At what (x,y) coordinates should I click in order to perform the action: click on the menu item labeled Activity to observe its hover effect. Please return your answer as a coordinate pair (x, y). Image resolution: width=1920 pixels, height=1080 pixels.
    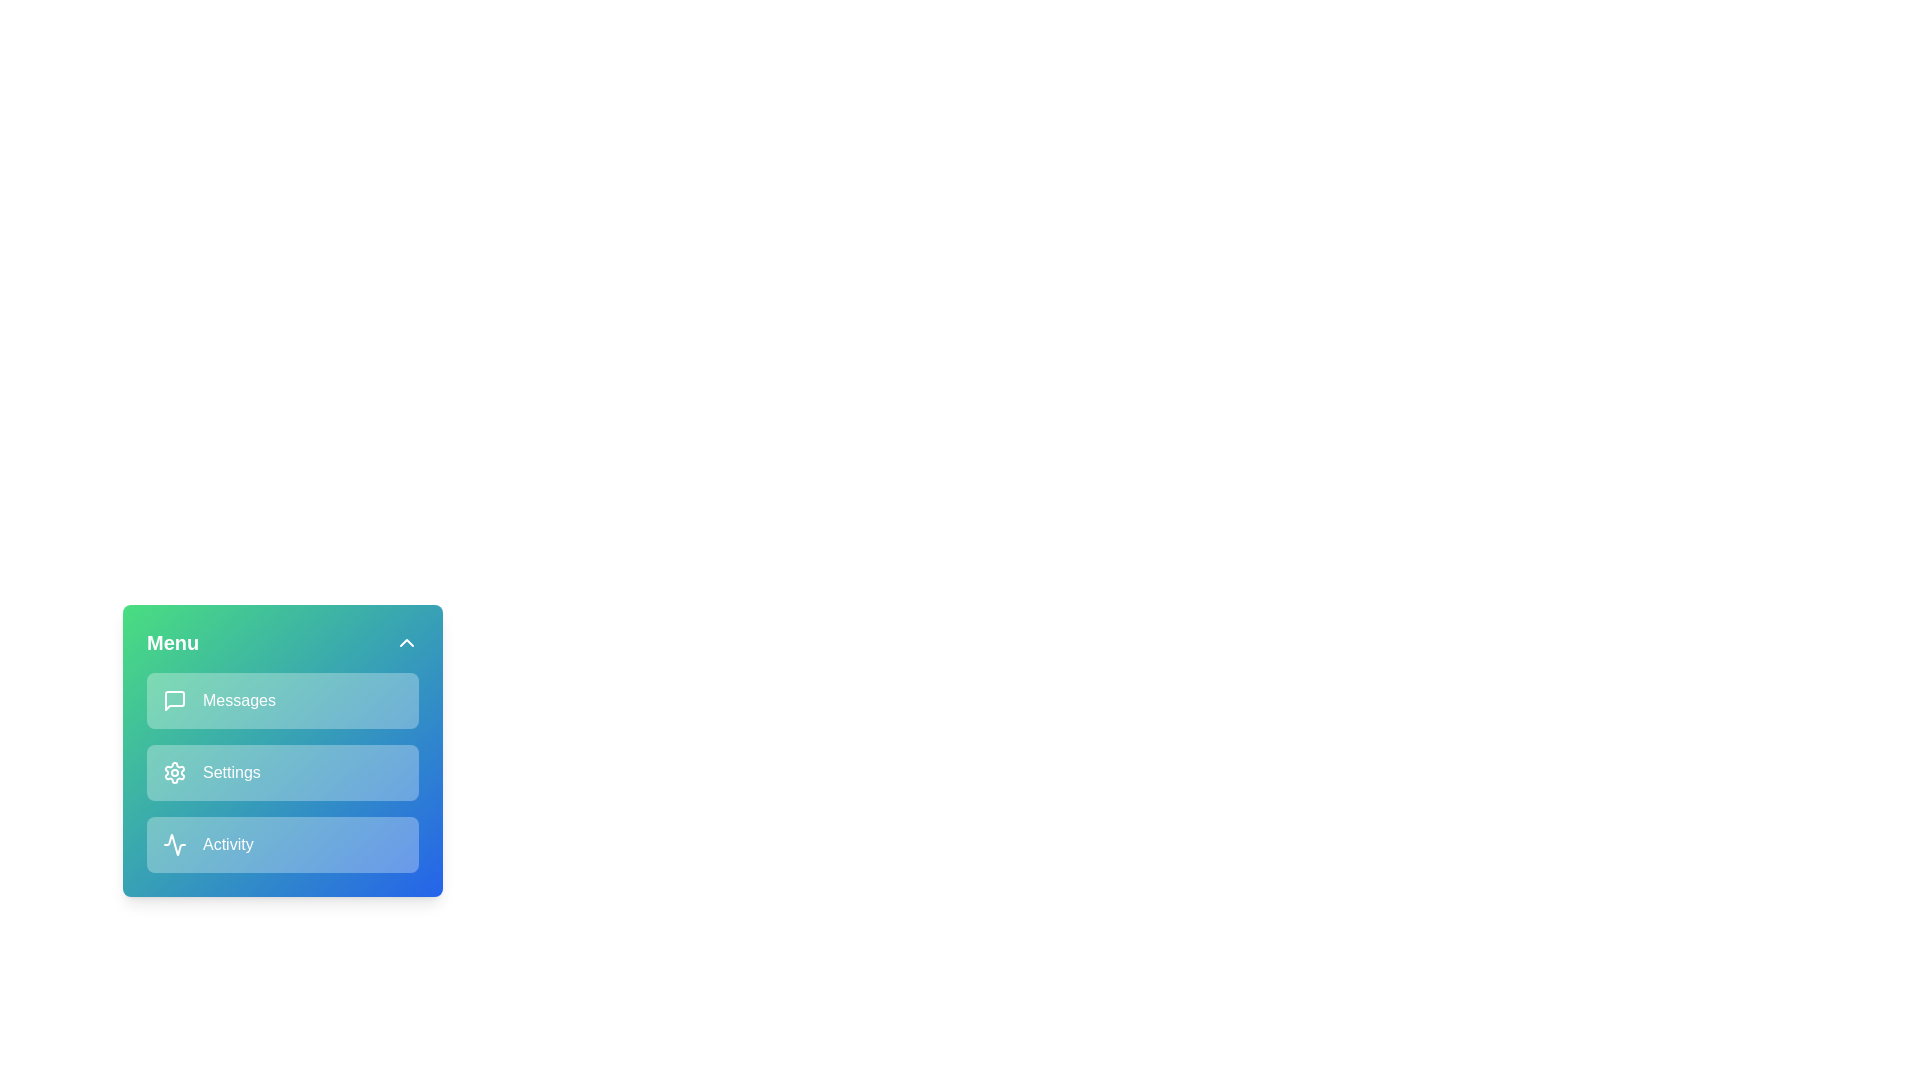
    Looking at the image, I should click on (282, 844).